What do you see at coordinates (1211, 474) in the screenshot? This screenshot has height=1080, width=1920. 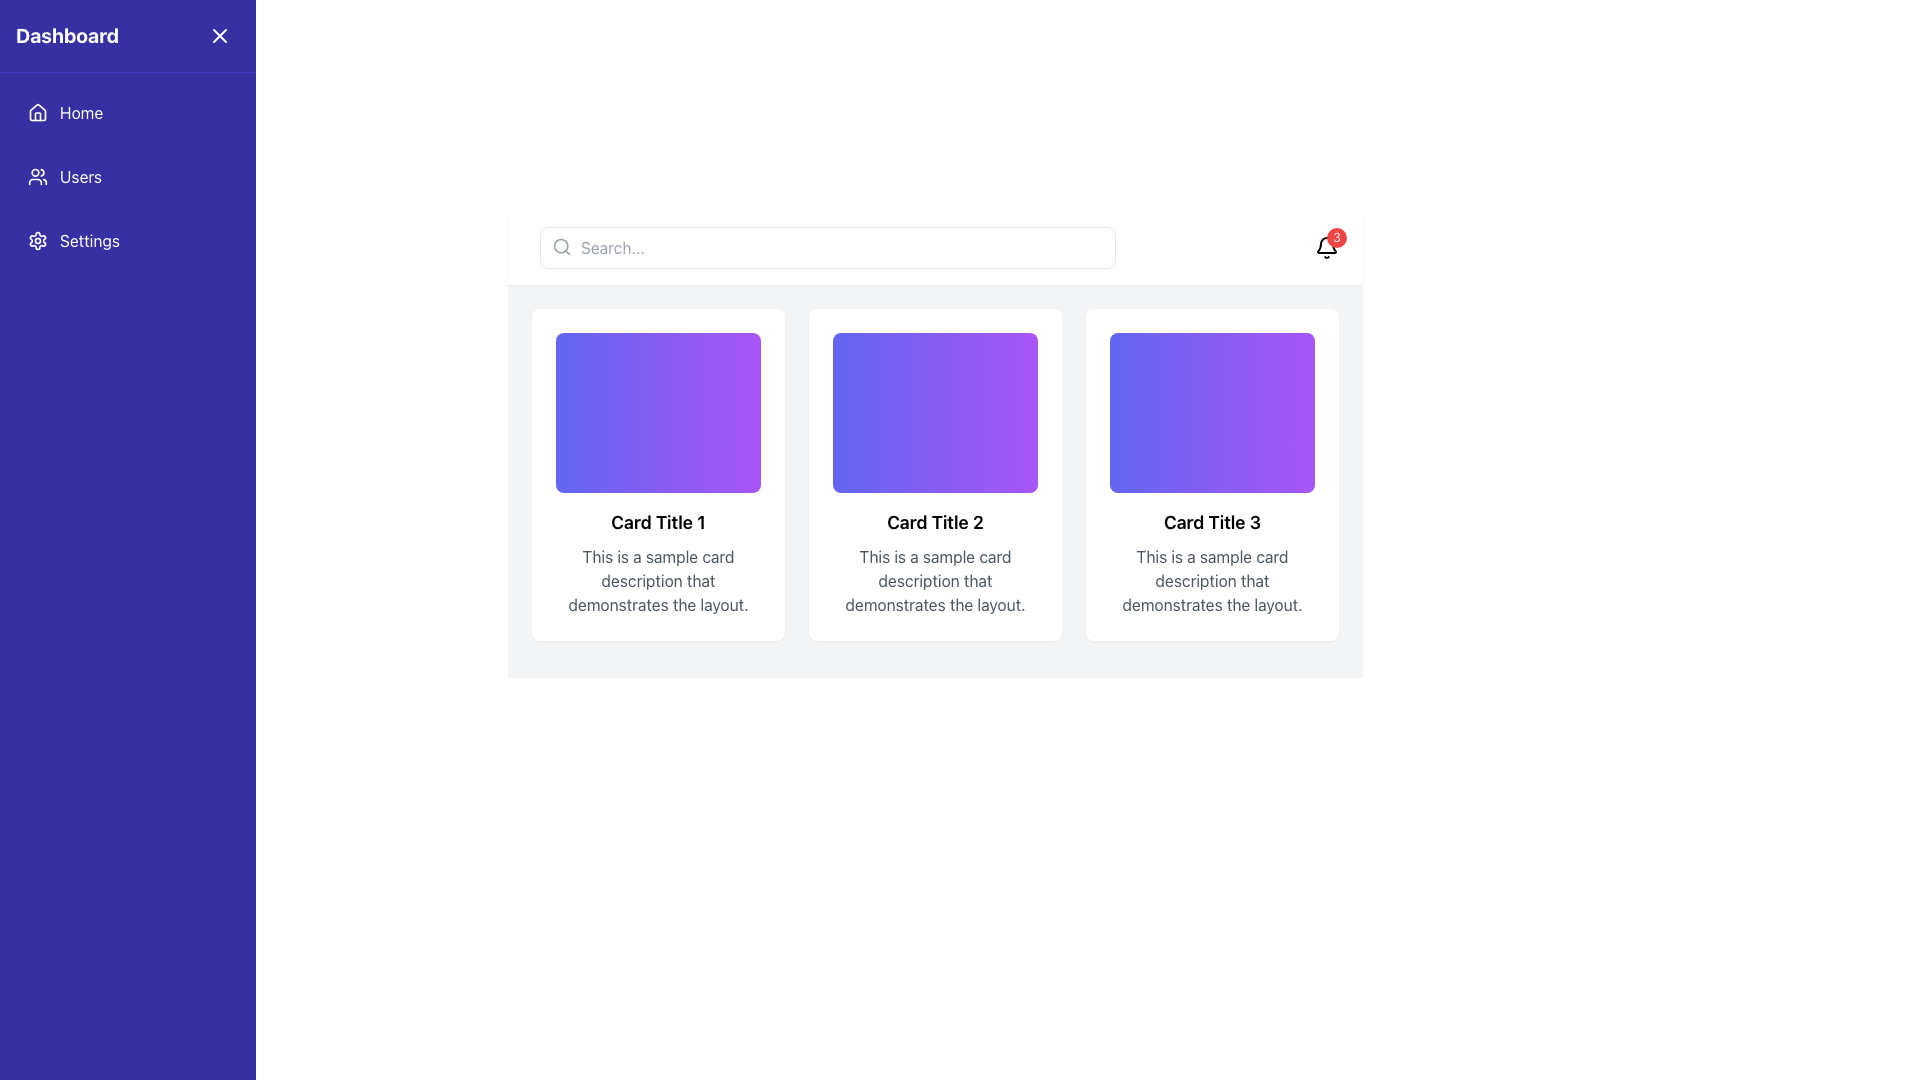 I see `the gradient rectangle at the top of the card component titled 'Card Title 3', which features a transition from indigo to purple` at bounding box center [1211, 474].